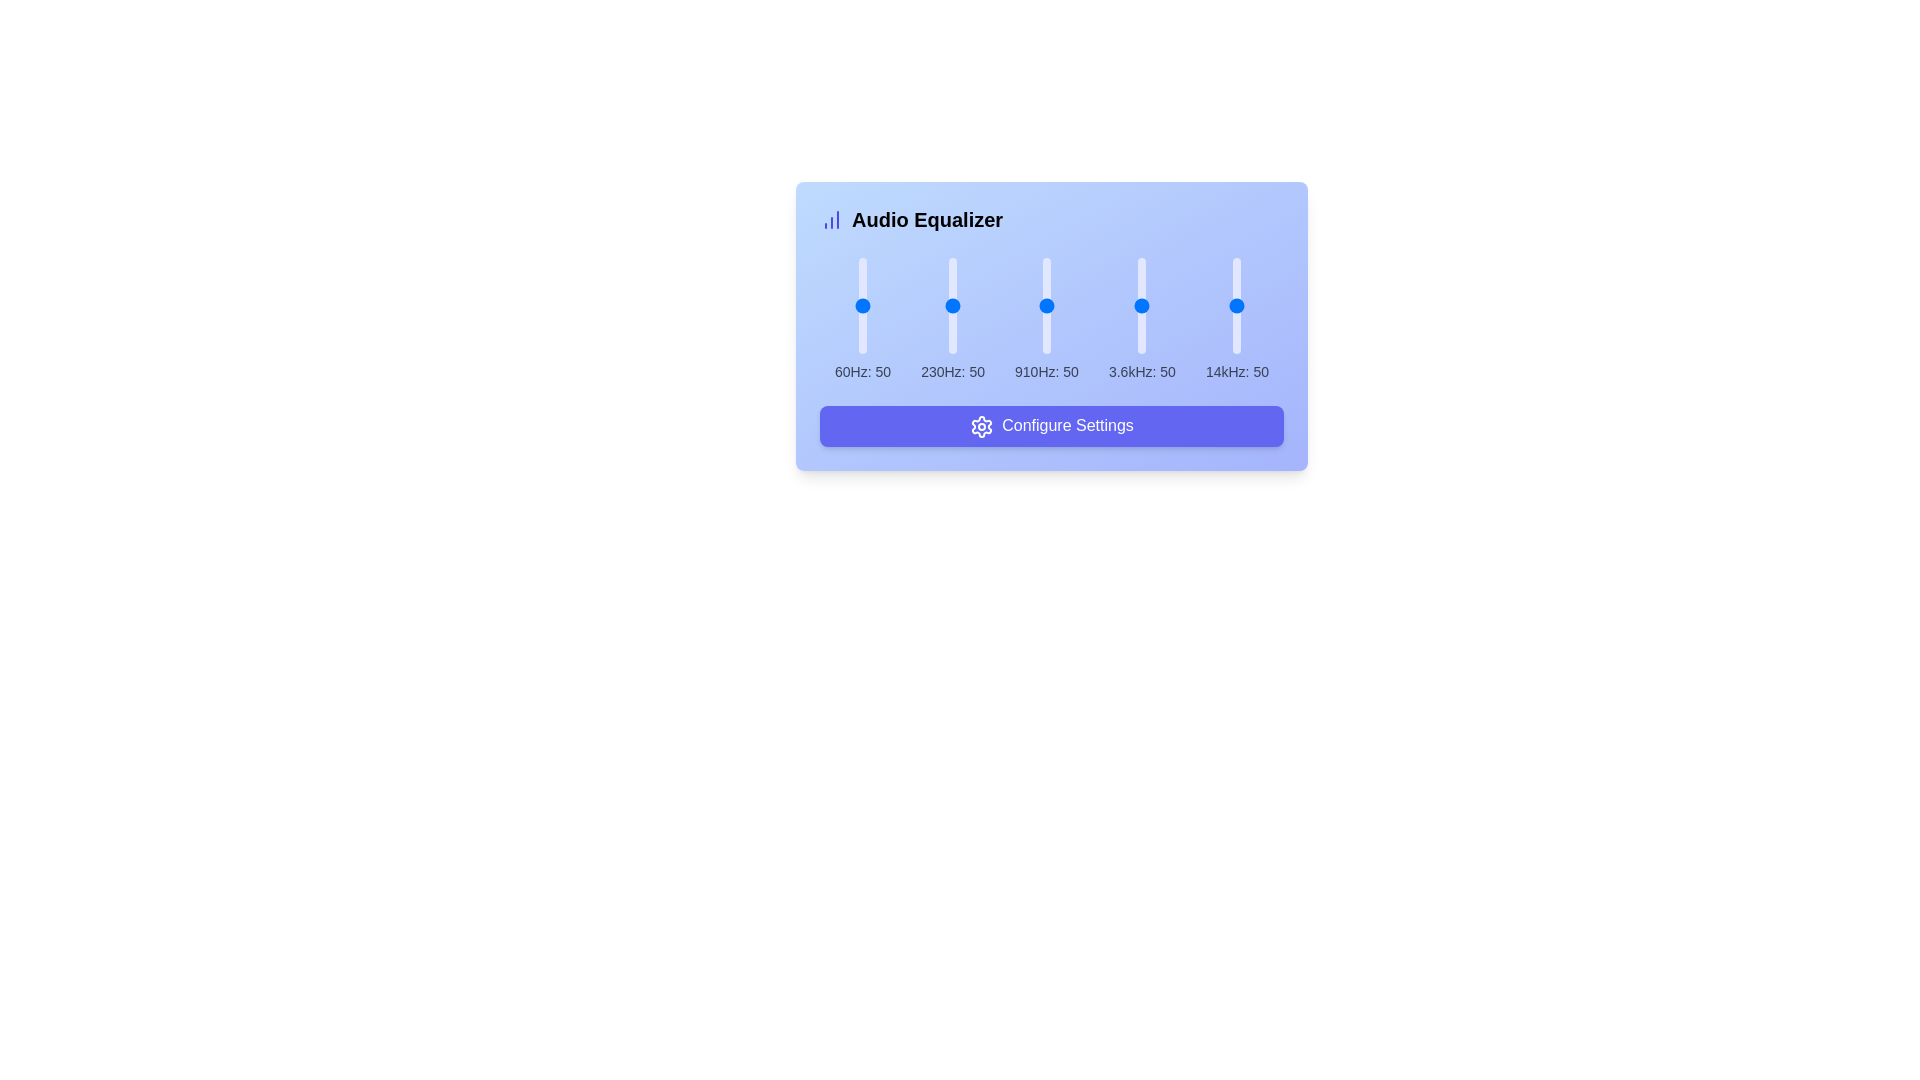 The width and height of the screenshot is (1920, 1080). What do you see at coordinates (1236, 371) in the screenshot?
I see `the text label displaying '14kHz: 50', which is styled with a small font size, medium weight, and gray color, located directly below the corresponding vertical slider in the audio equalizer interface` at bounding box center [1236, 371].